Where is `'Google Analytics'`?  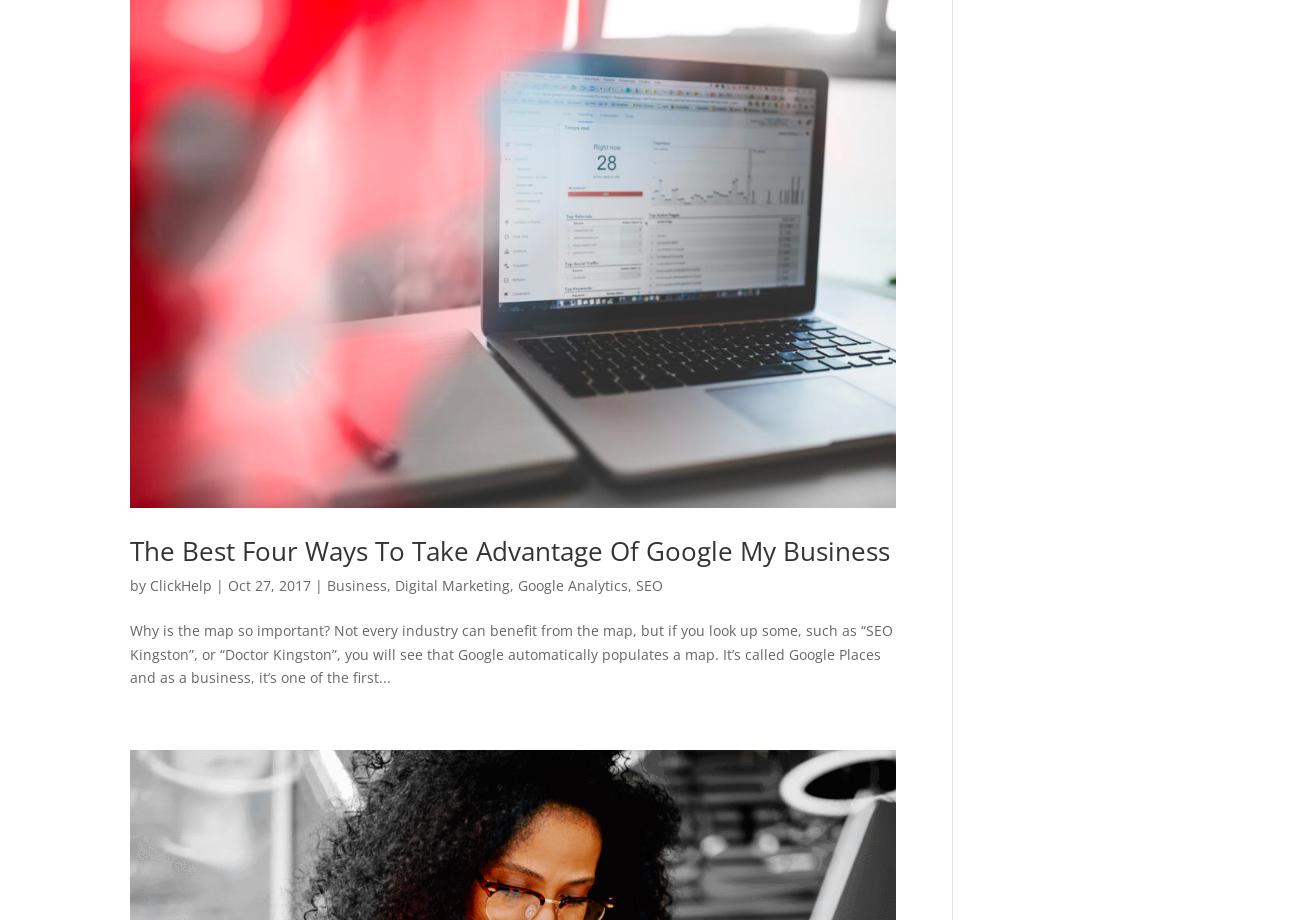
'Google Analytics' is located at coordinates (572, 584).